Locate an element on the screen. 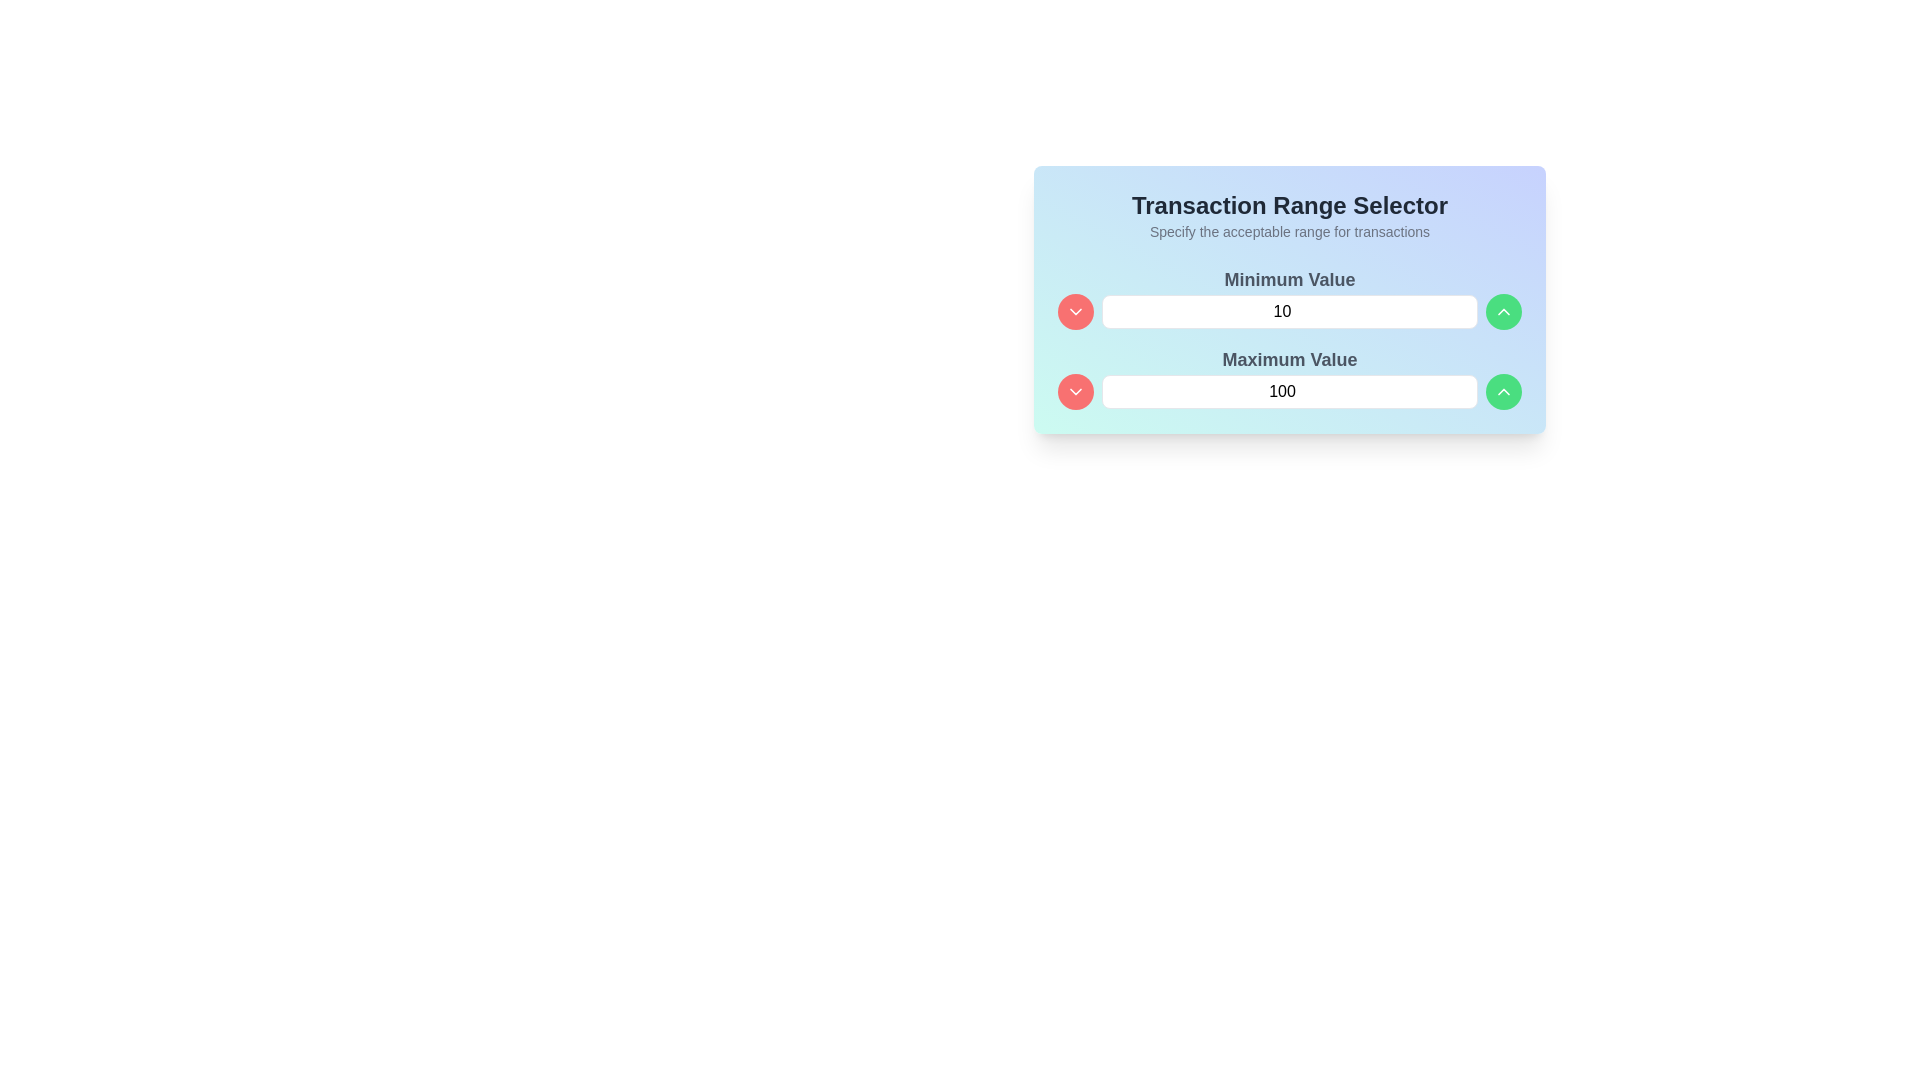 The width and height of the screenshot is (1920, 1080). the numeric input field located in the 'Maximum Value' section of the 'Transaction Range Selector', which is centered between the red downward chevron button and the green upward chevron button is located at coordinates (1290, 392).